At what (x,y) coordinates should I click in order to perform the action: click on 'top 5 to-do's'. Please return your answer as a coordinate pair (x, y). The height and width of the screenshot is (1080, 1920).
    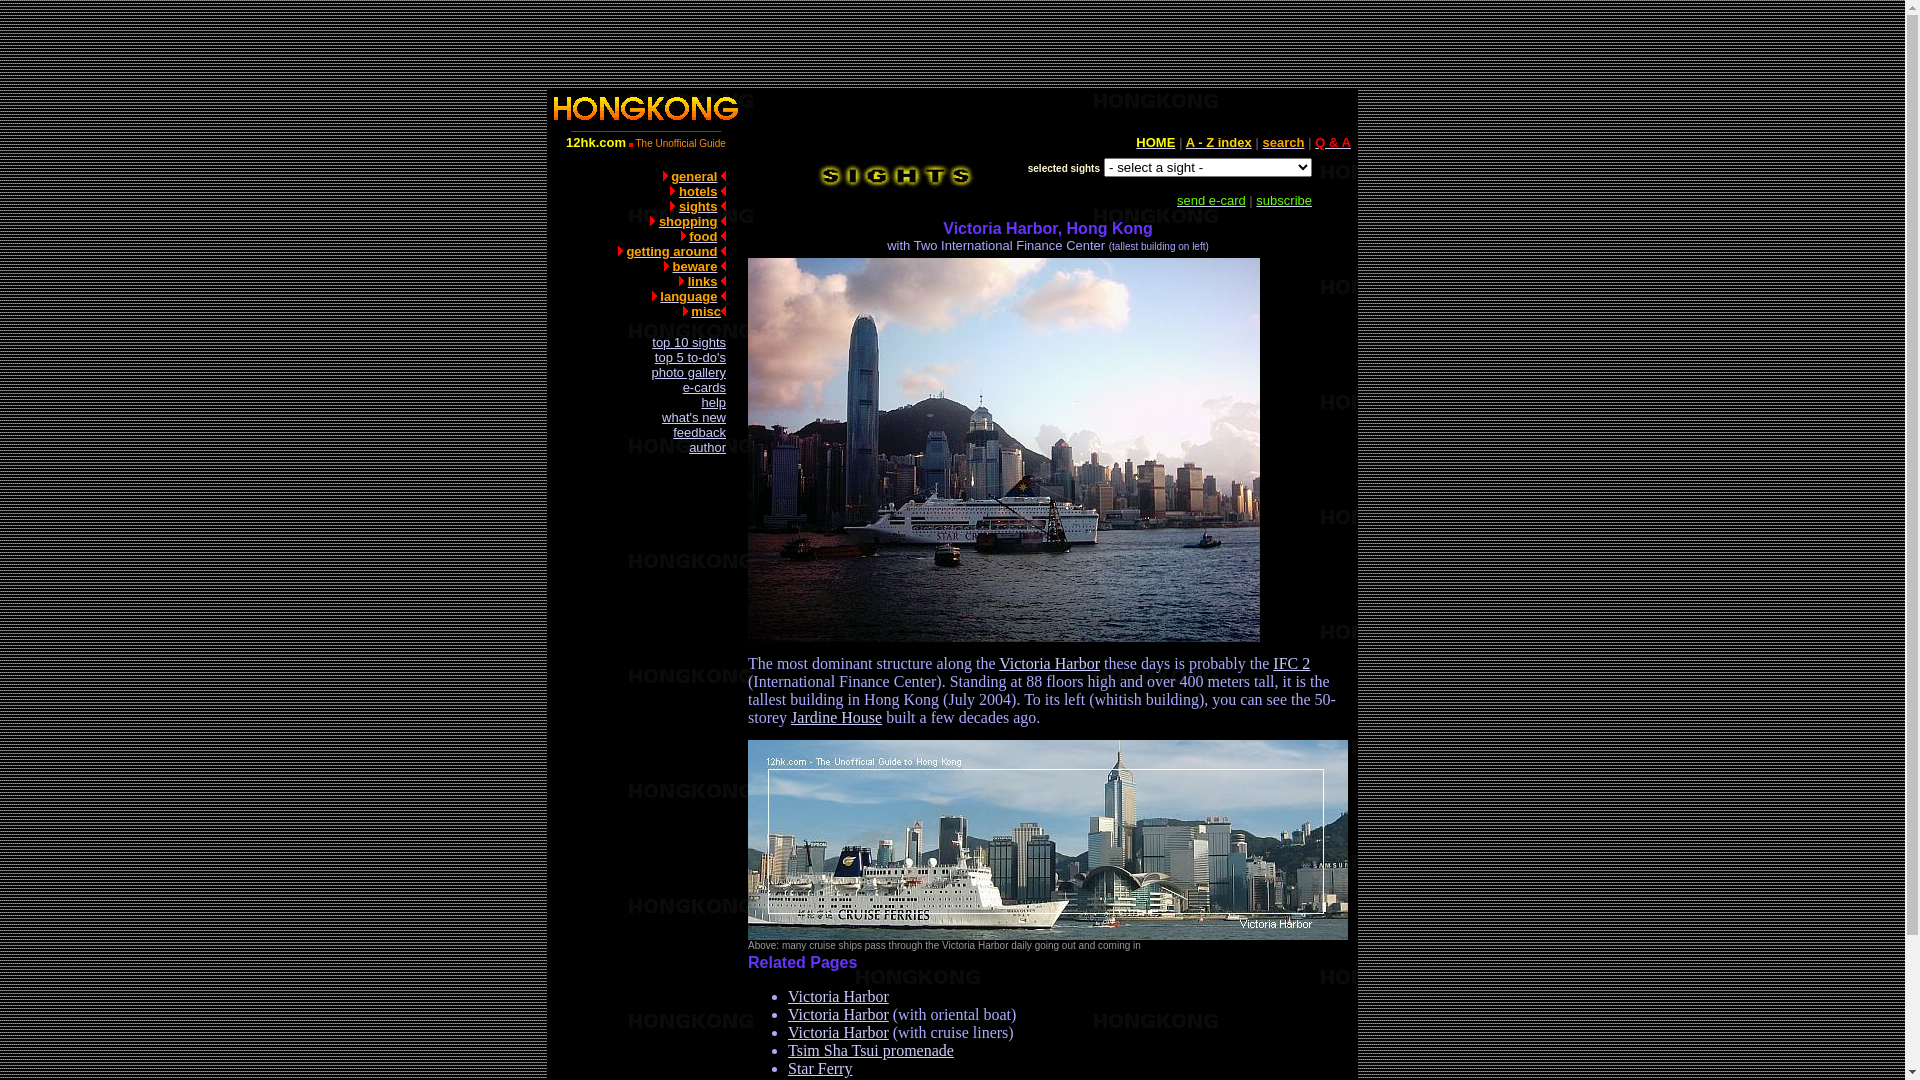
    Looking at the image, I should click on (690, 356).